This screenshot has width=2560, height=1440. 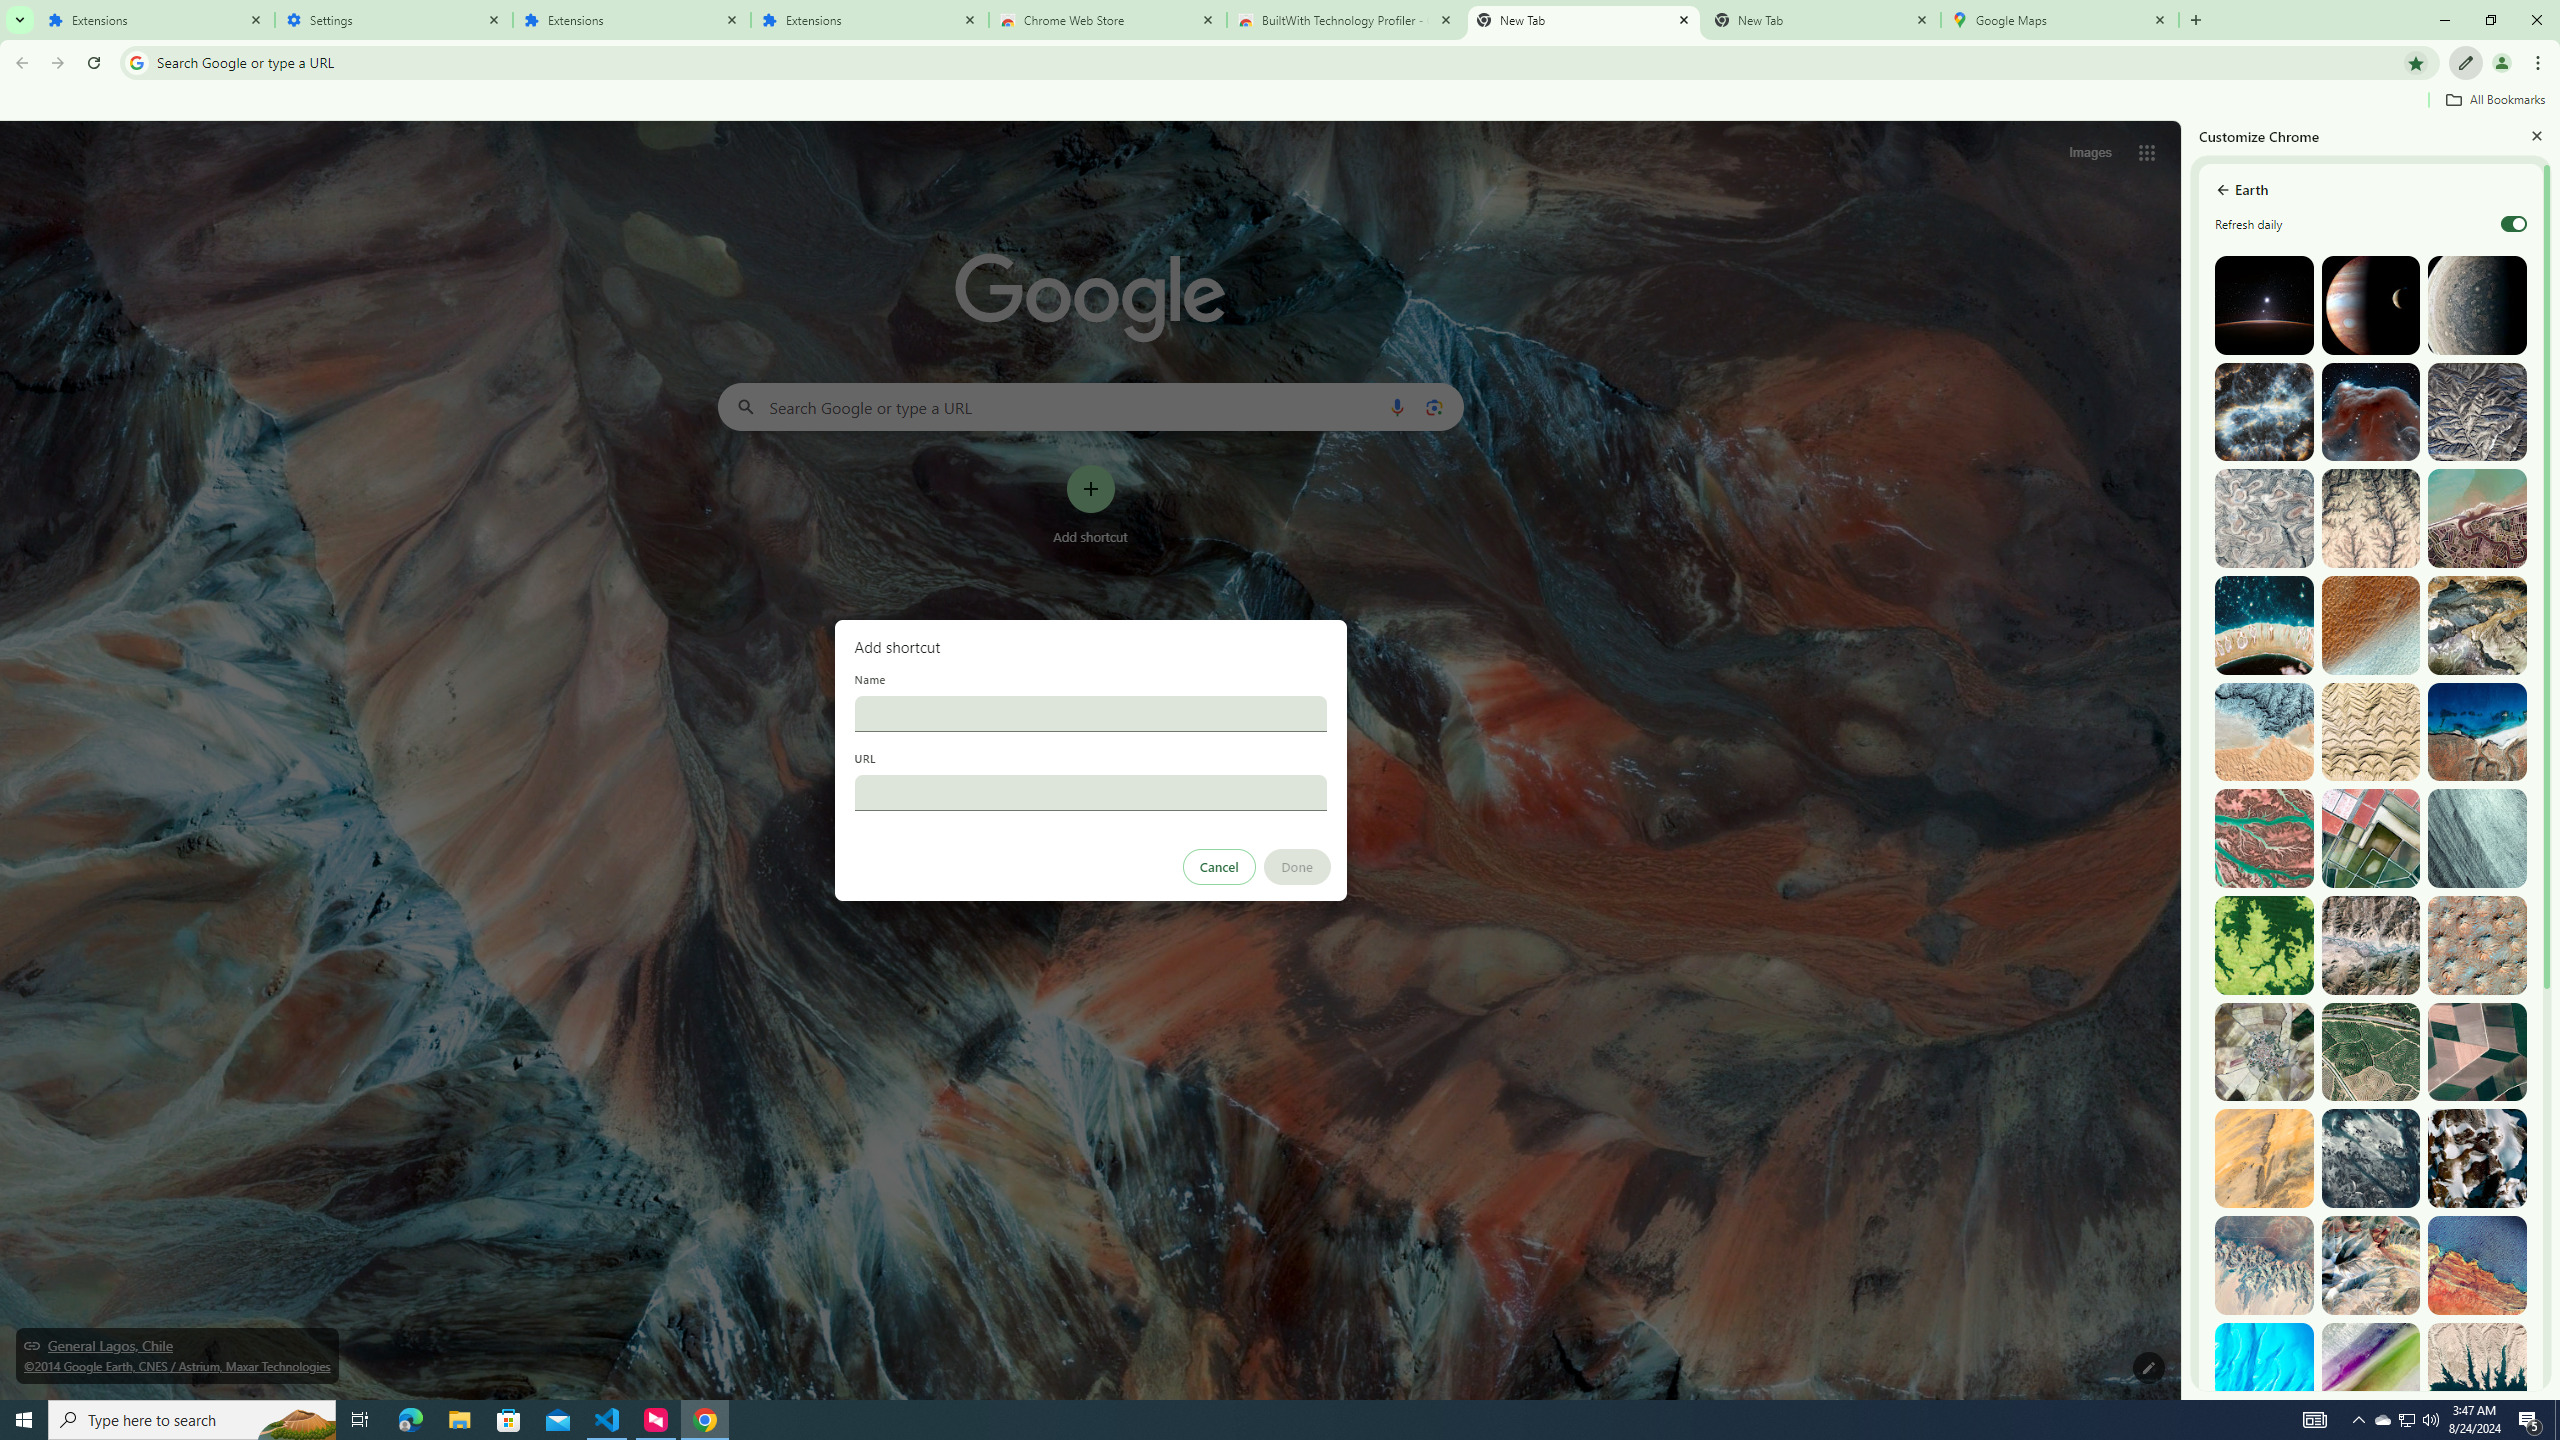 What do you see at coordinates (57, 62) in the screenshot?
I see `'Forward'` at bounding box center [57, 62].